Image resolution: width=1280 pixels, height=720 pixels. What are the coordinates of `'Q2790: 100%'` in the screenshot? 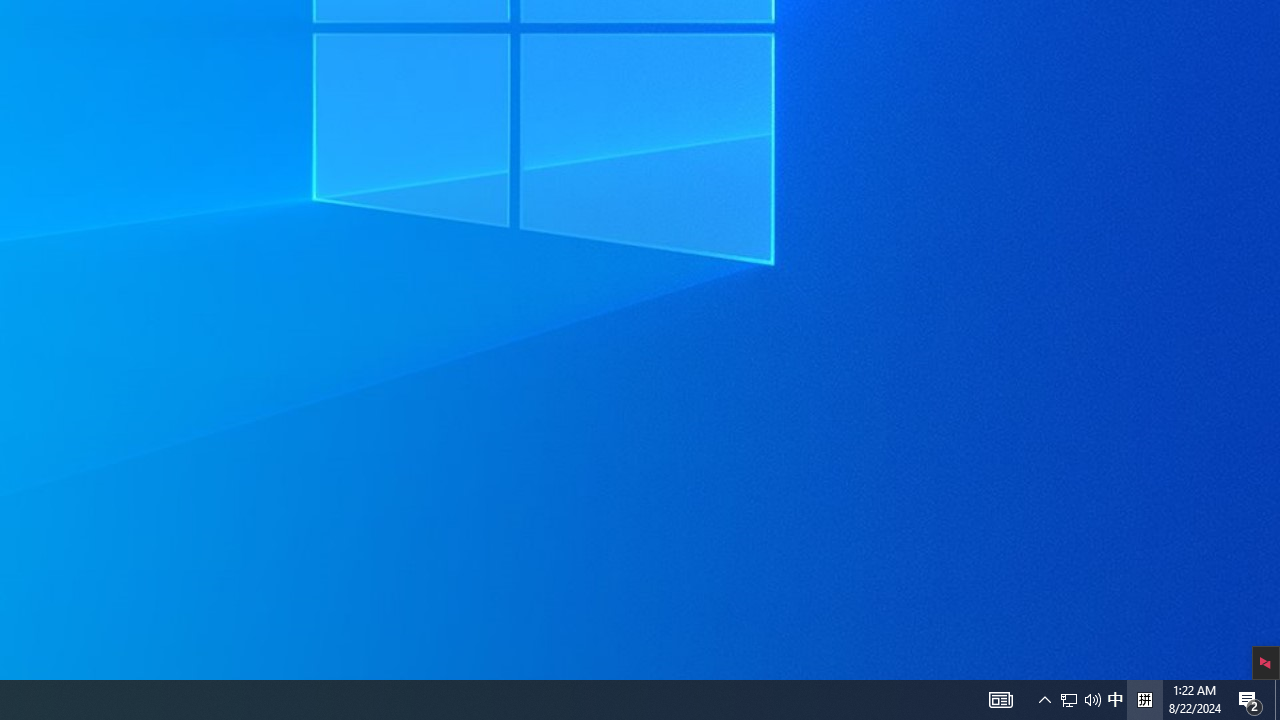 It's located at (1092, 698).